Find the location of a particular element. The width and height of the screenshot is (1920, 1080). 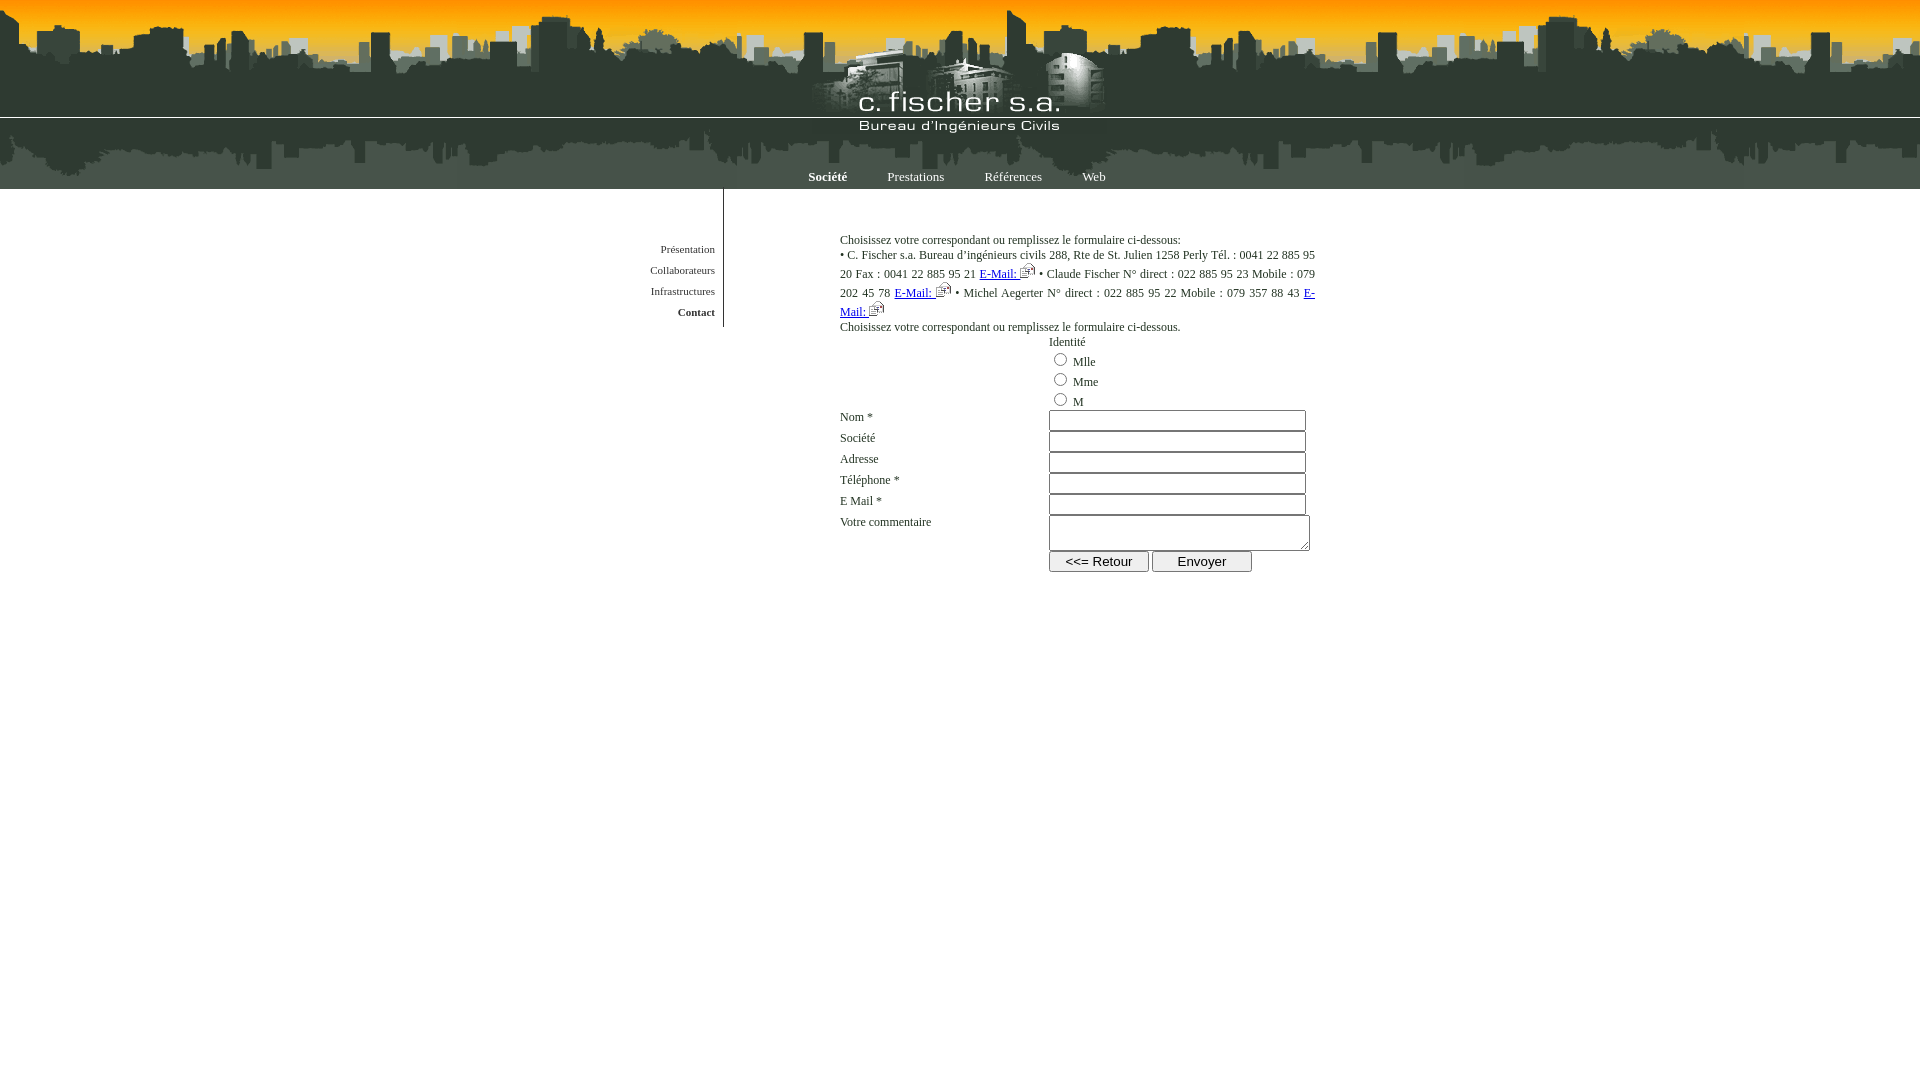

'Web' is located at coordinates (1093, 175).